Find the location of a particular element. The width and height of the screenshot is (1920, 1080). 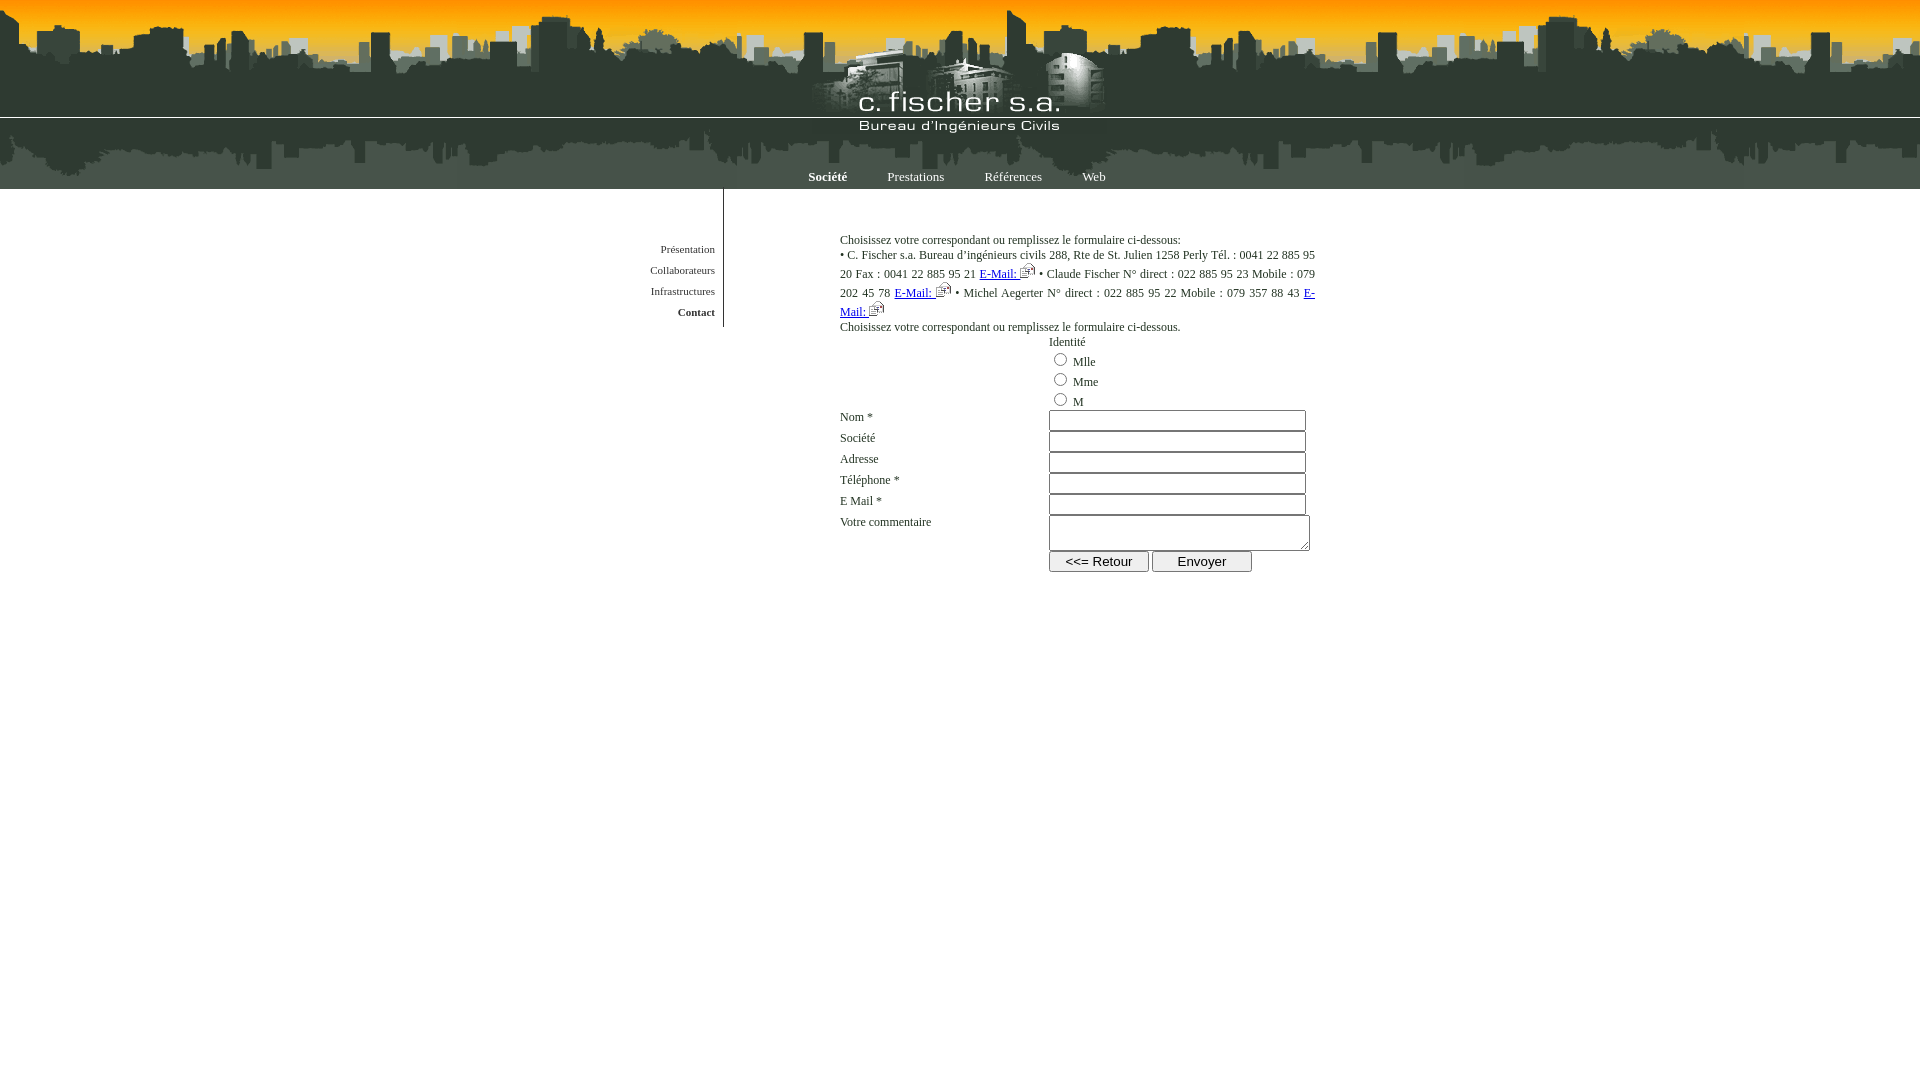

'Web' is located at coordinates (1093, 175).